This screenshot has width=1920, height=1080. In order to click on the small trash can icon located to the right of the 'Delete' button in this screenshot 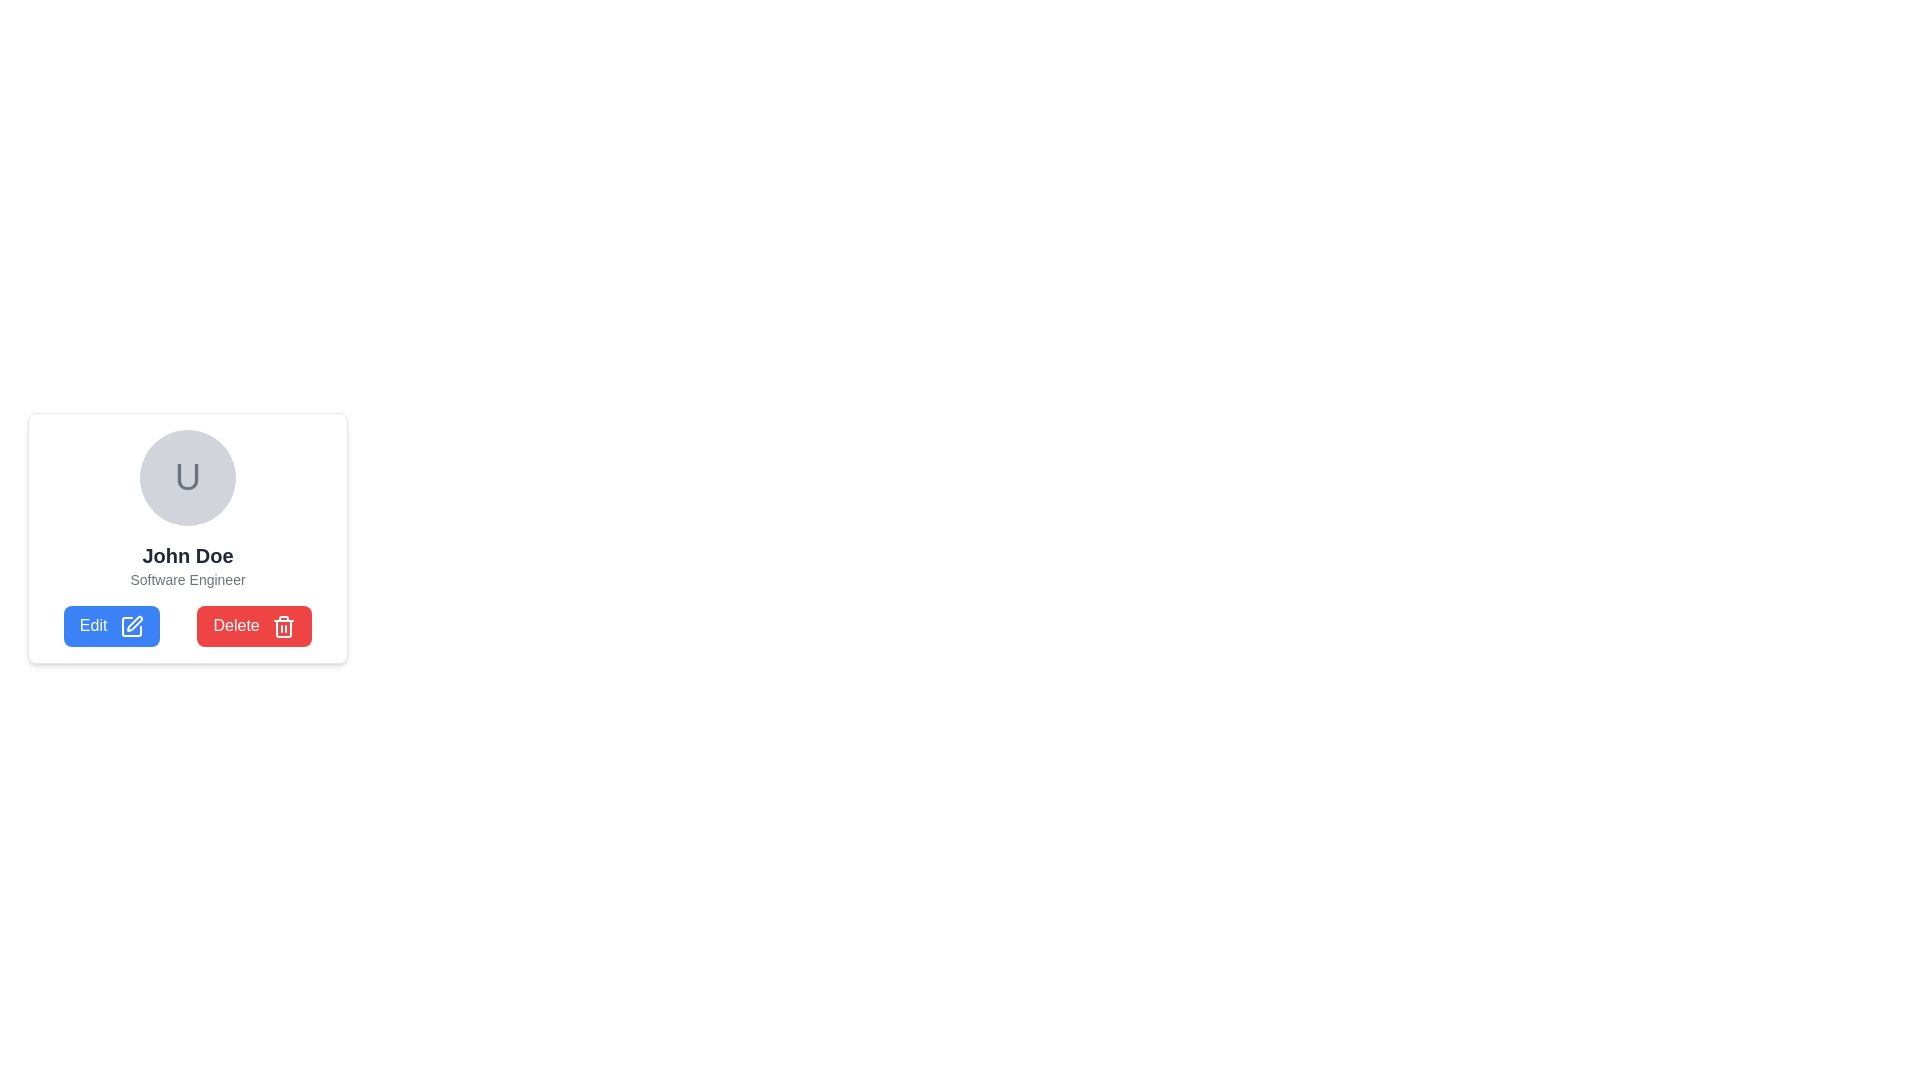, I will do `click(283, 625)`.